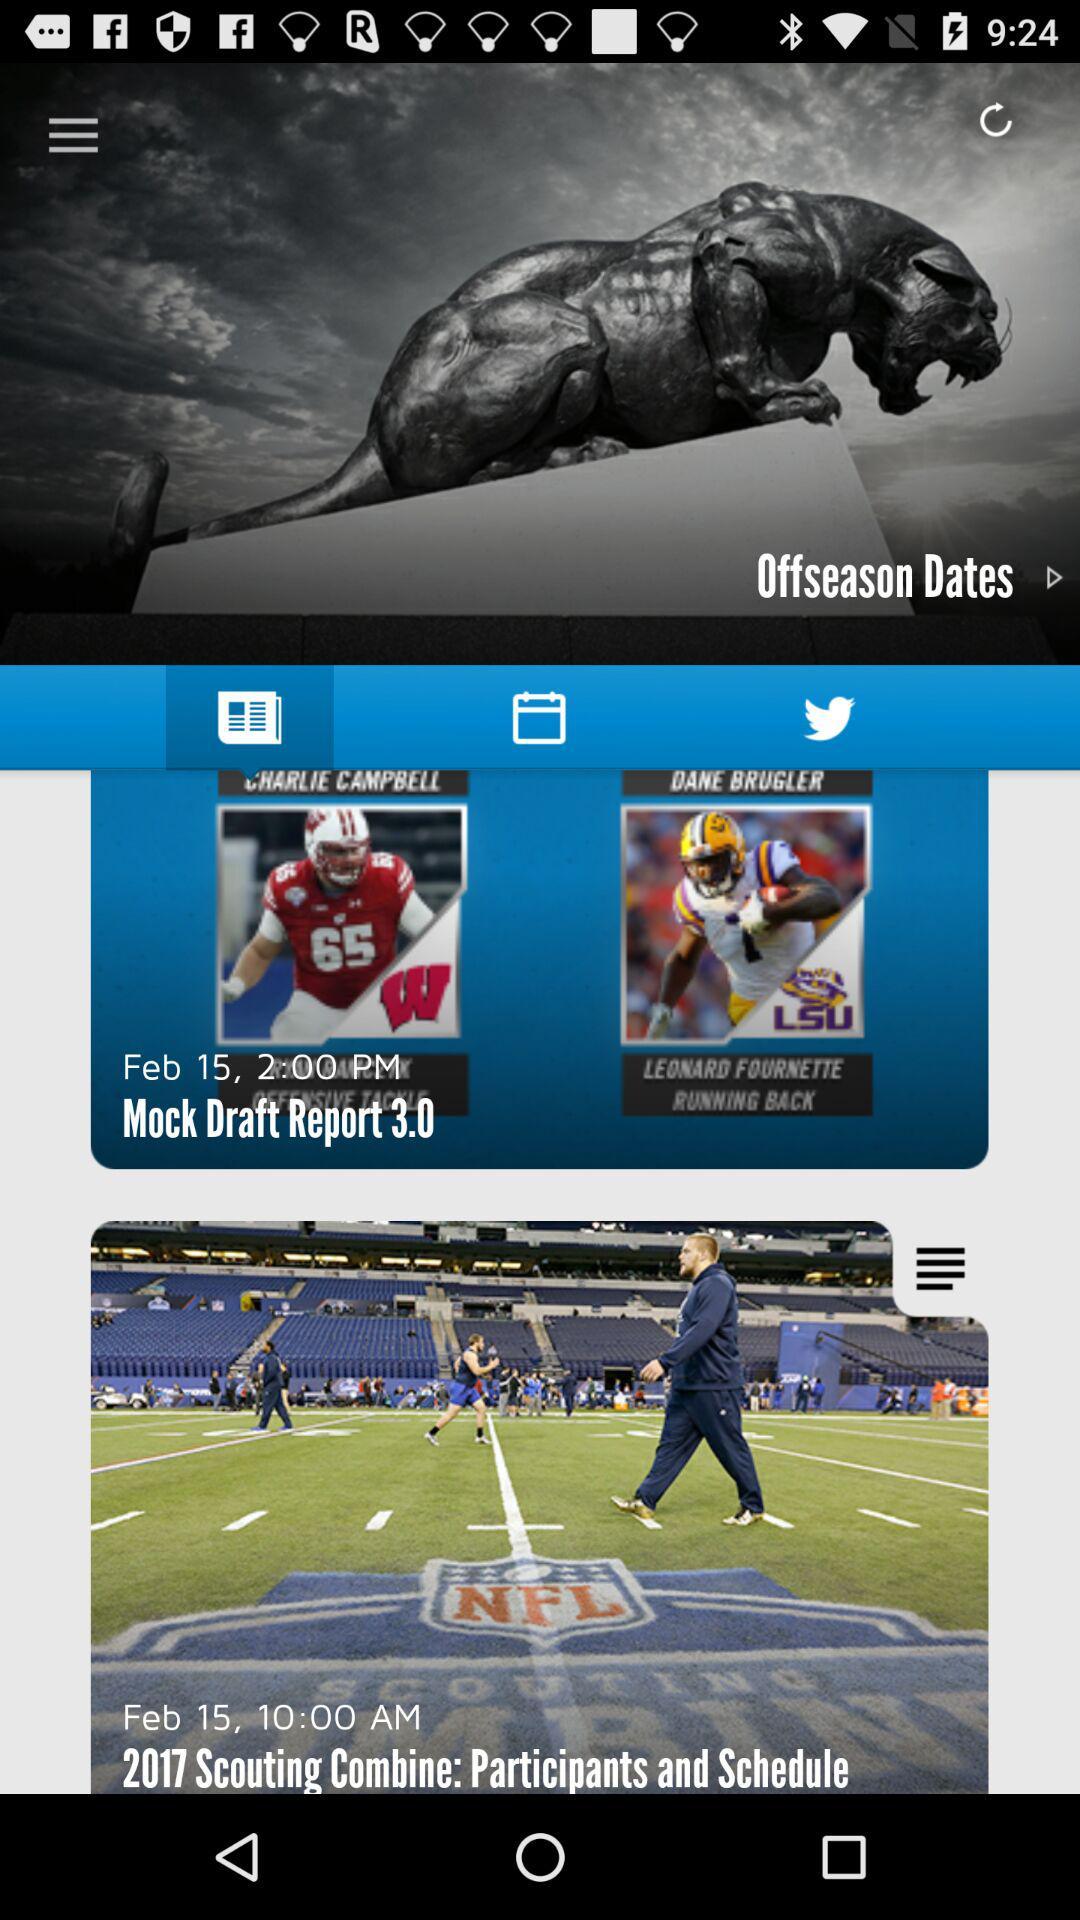  Describe the element at coordinates (540, 1507) in the screenshot. I see `the image present at bottom` at that location.